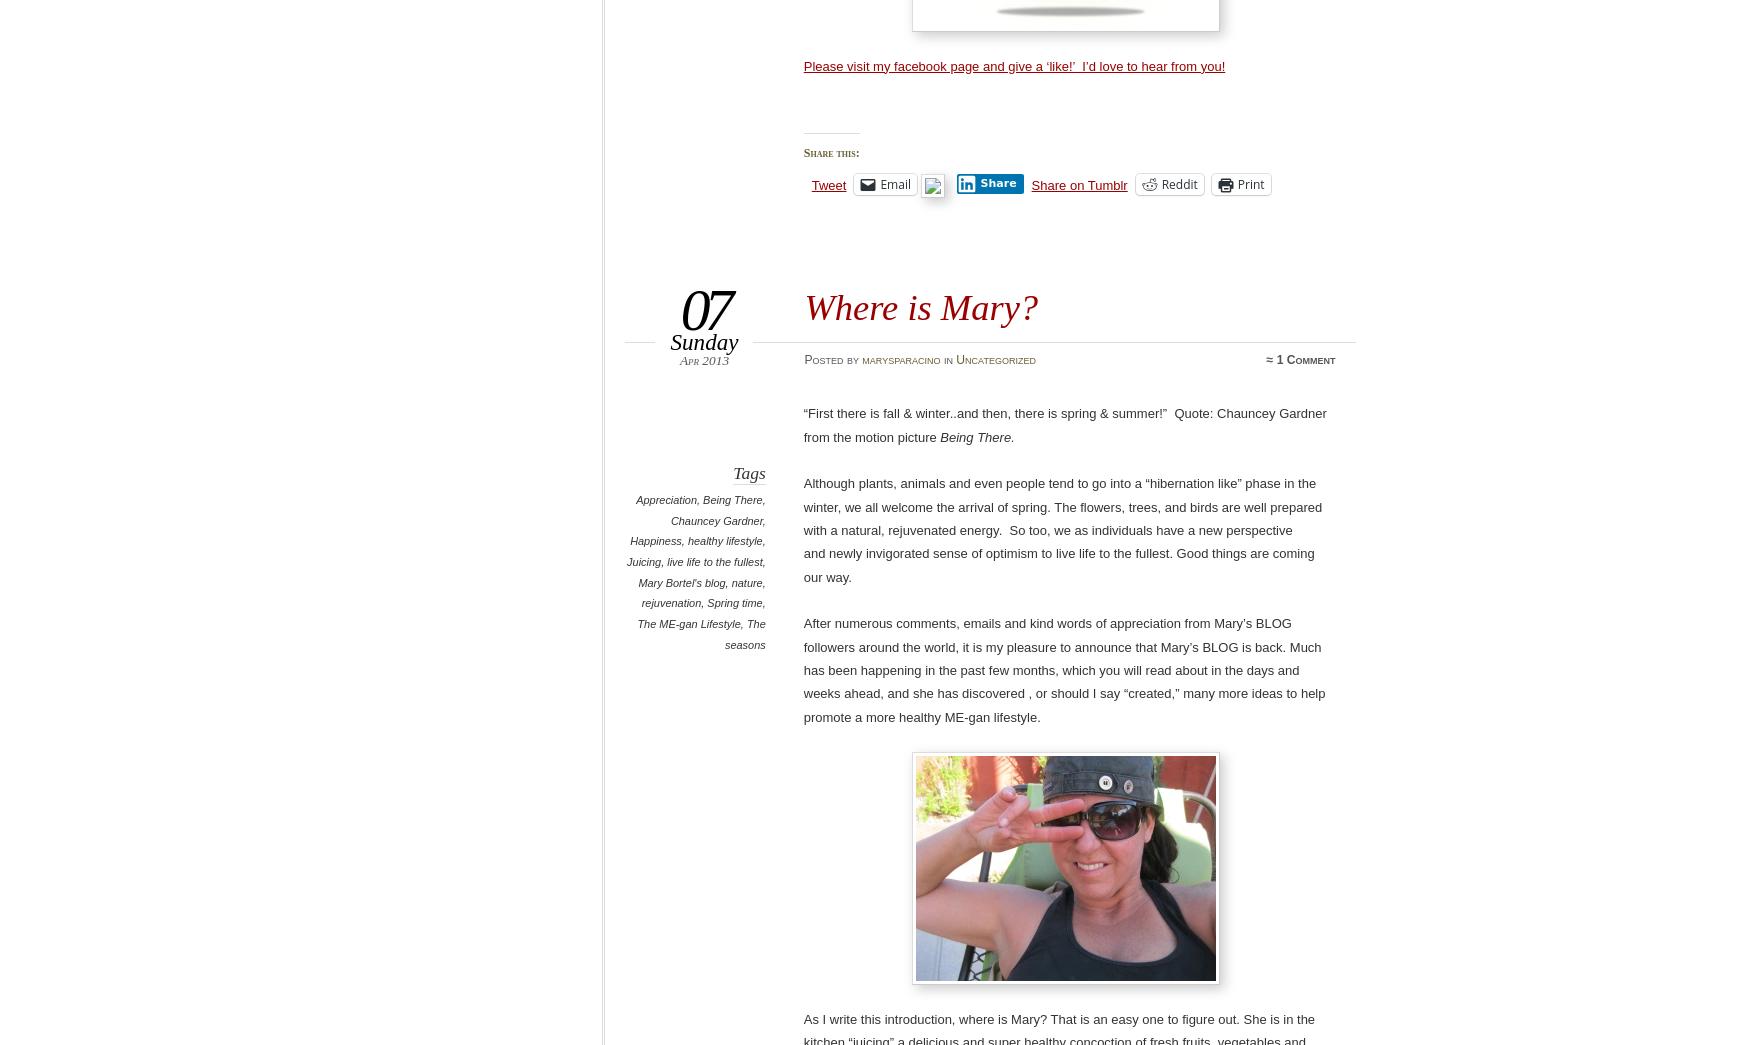  Describe the element at coordinates (1062, 530) in the screenshot. I see `'Although plants, animals and even people tend to go into a “hibernation like” phase in the winter, we all welcome the arrival of spring. The flowers, trees, and birds are well prepared with a natural, rejuvenated energy.  So too, we as individuals have a new perspective and newly invigorated sense of optimism to live life to the fullest. Good things are coming our way.'` at that location.